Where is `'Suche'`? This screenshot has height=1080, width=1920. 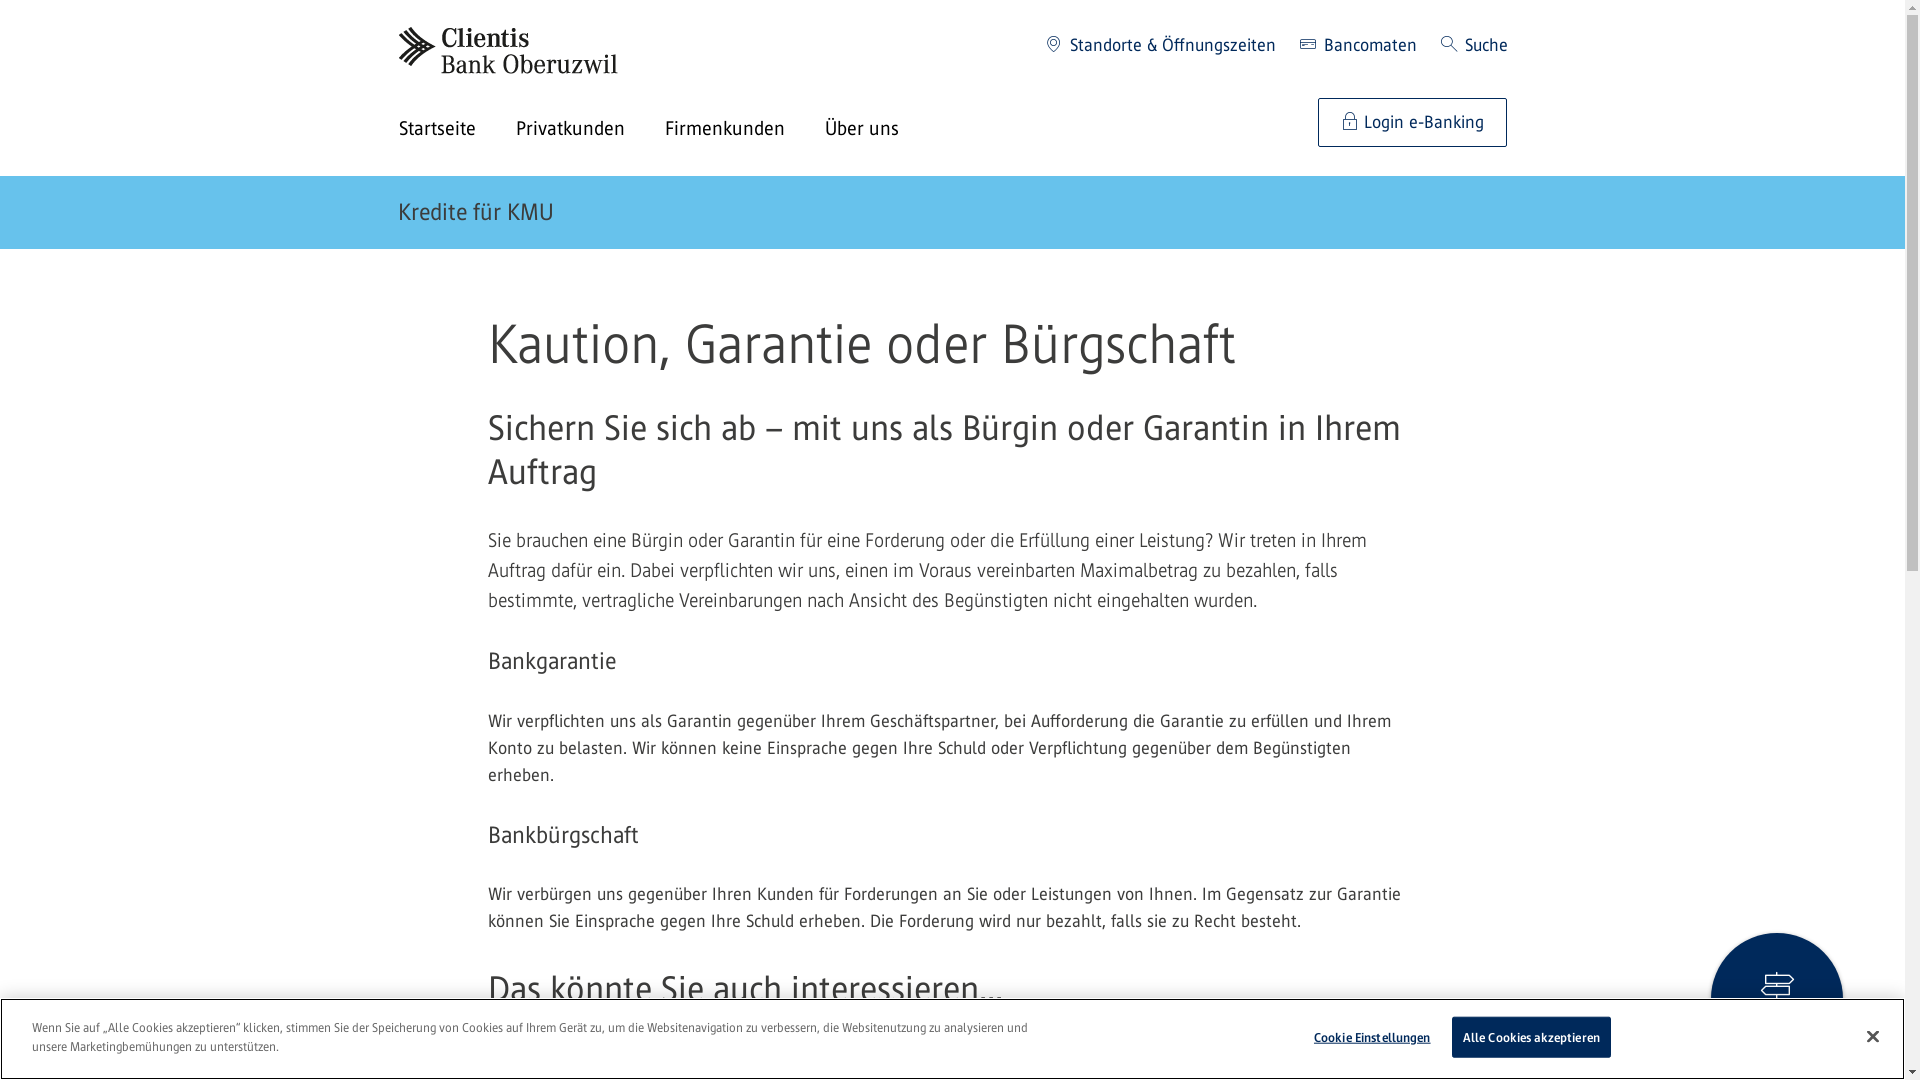 'Suche' is located at coordinates (1473, 45).